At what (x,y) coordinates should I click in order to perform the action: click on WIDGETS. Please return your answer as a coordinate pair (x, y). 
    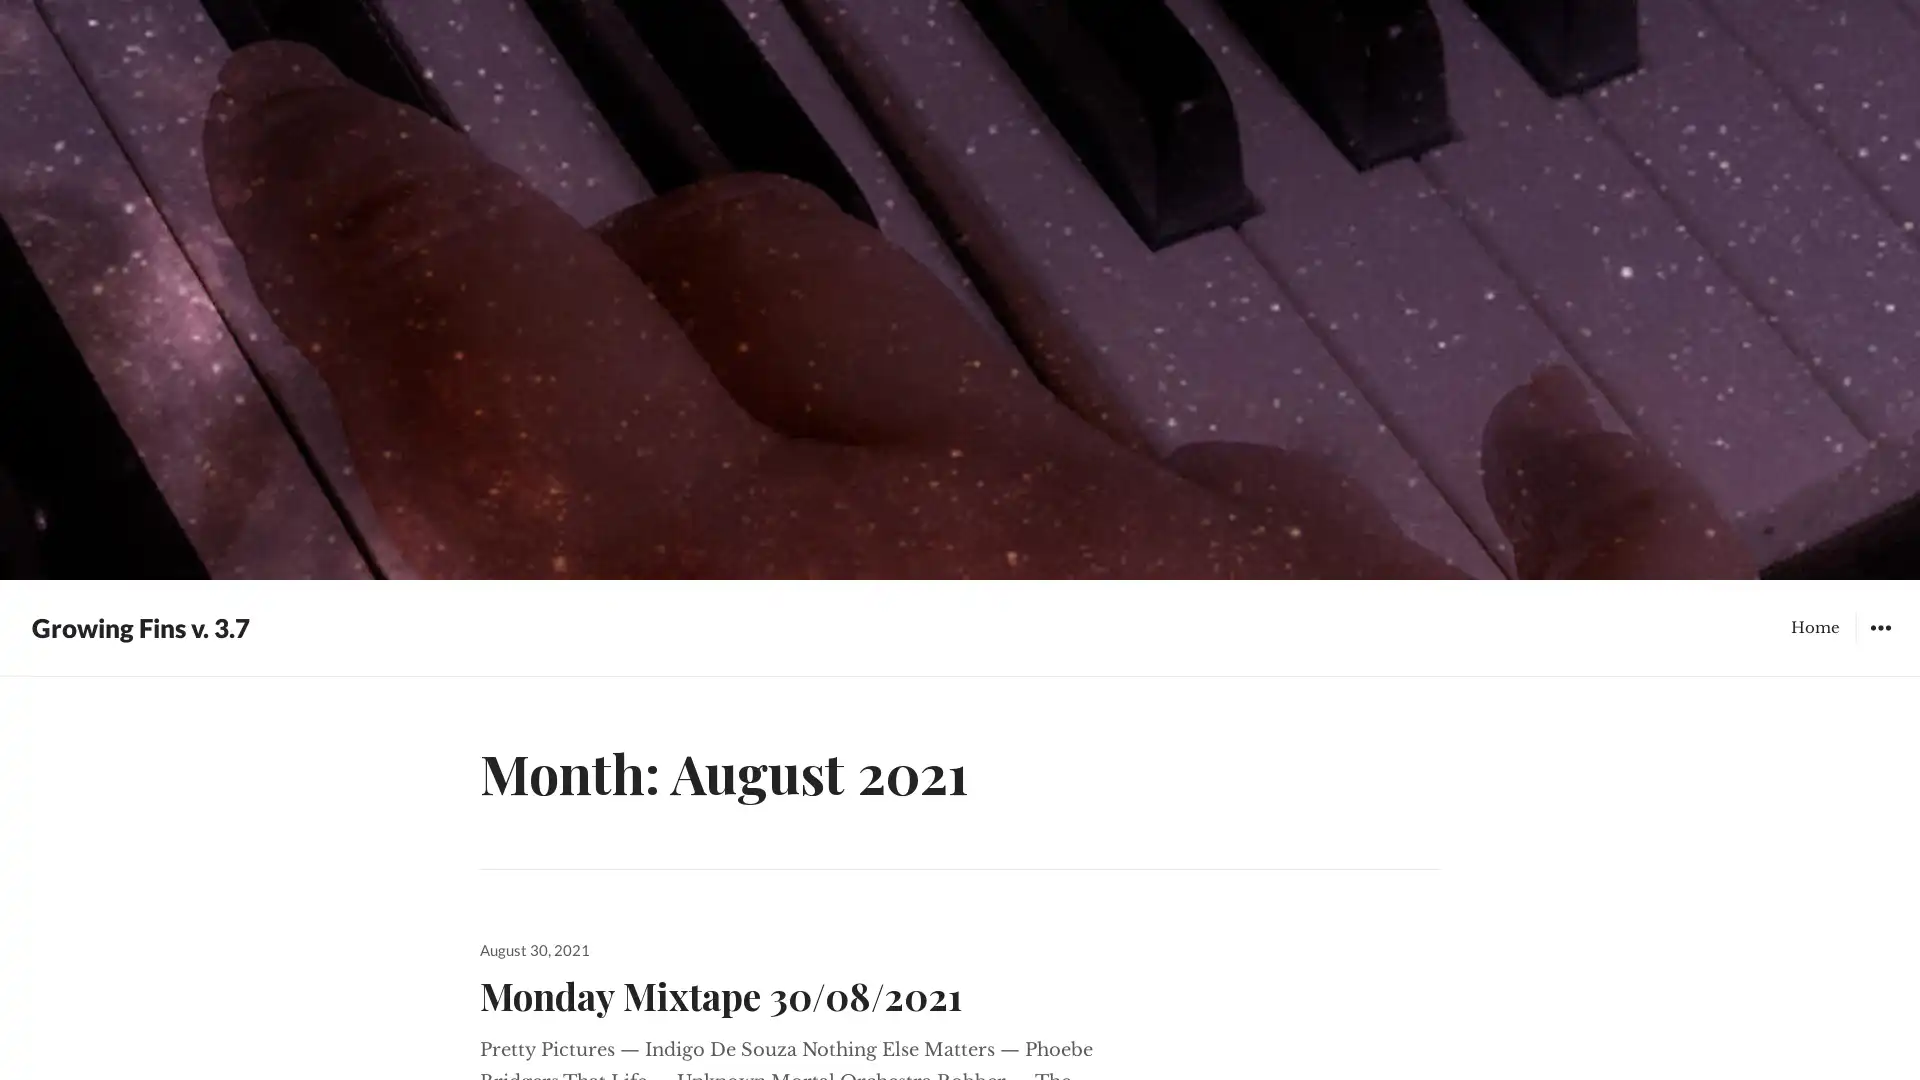
    Looking at the image, I should click on (1879, 626).